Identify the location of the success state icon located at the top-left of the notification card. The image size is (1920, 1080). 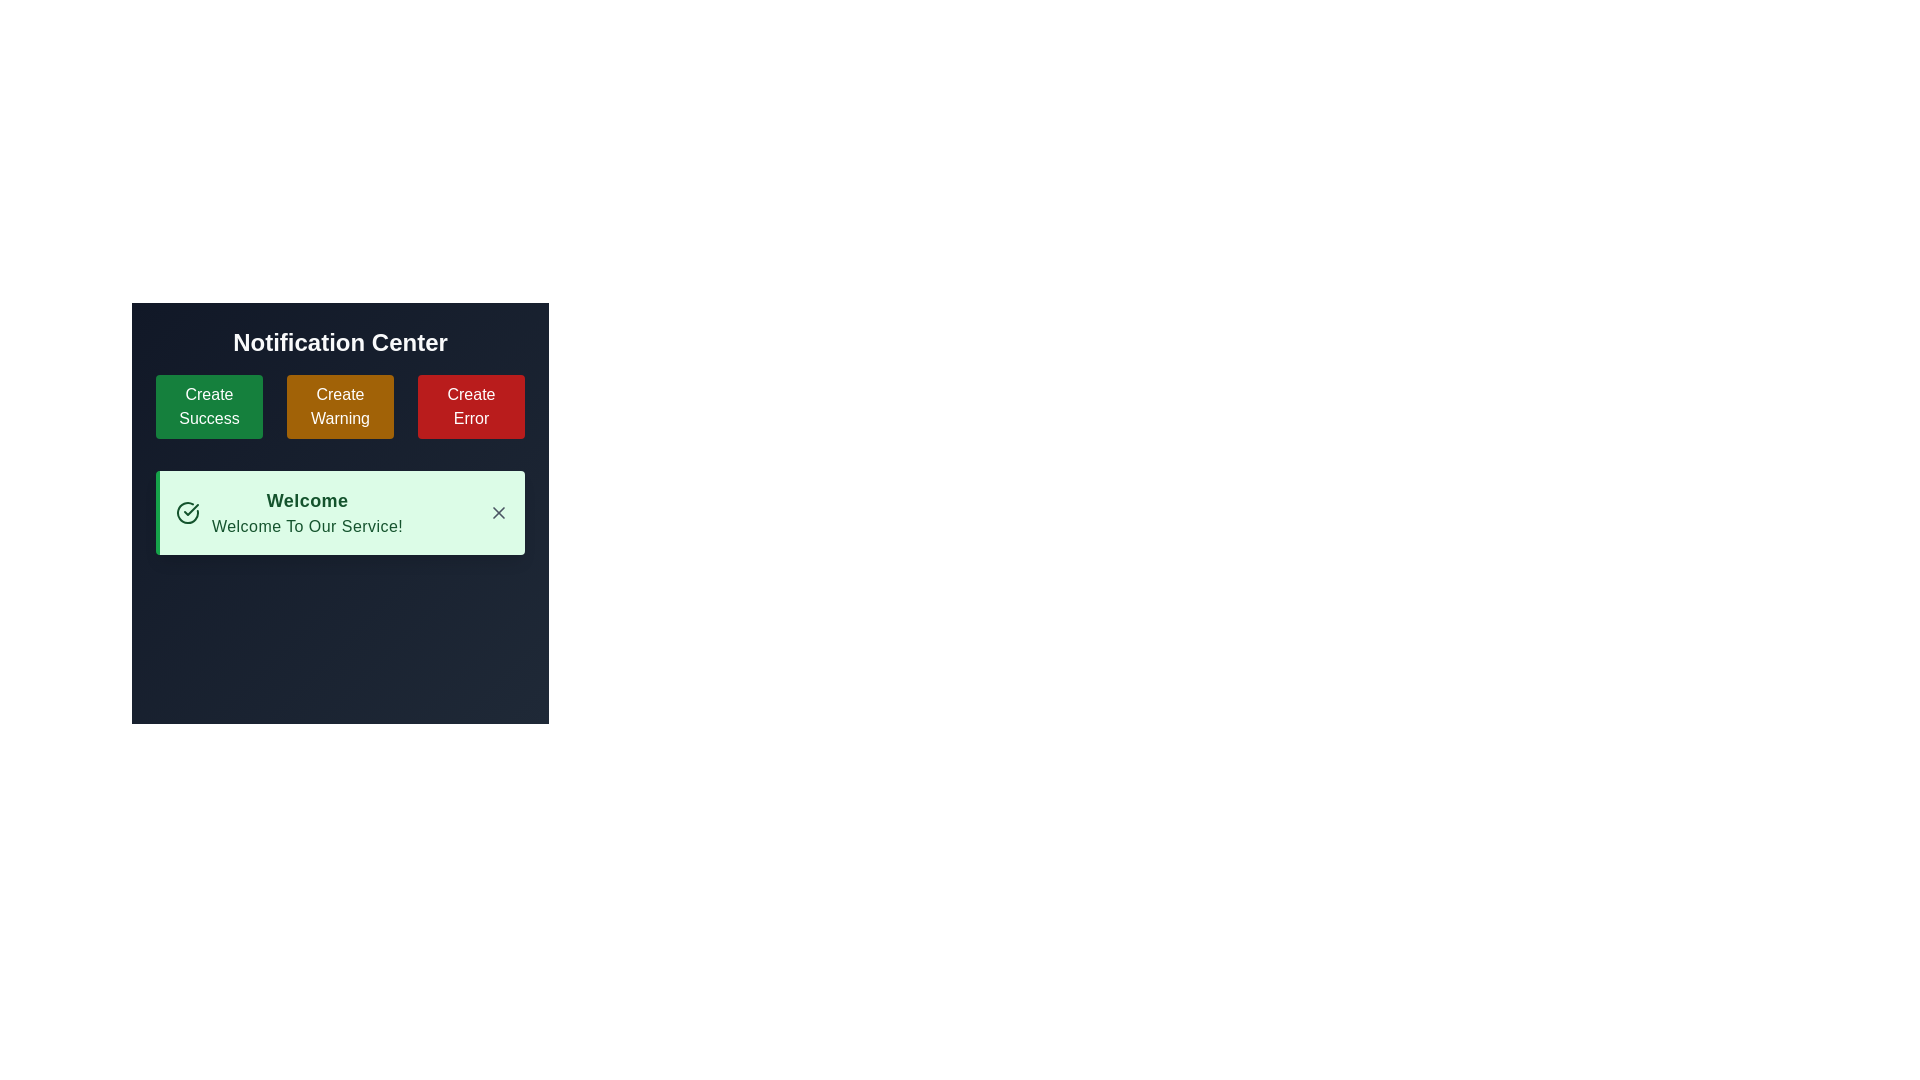
(191, 508).